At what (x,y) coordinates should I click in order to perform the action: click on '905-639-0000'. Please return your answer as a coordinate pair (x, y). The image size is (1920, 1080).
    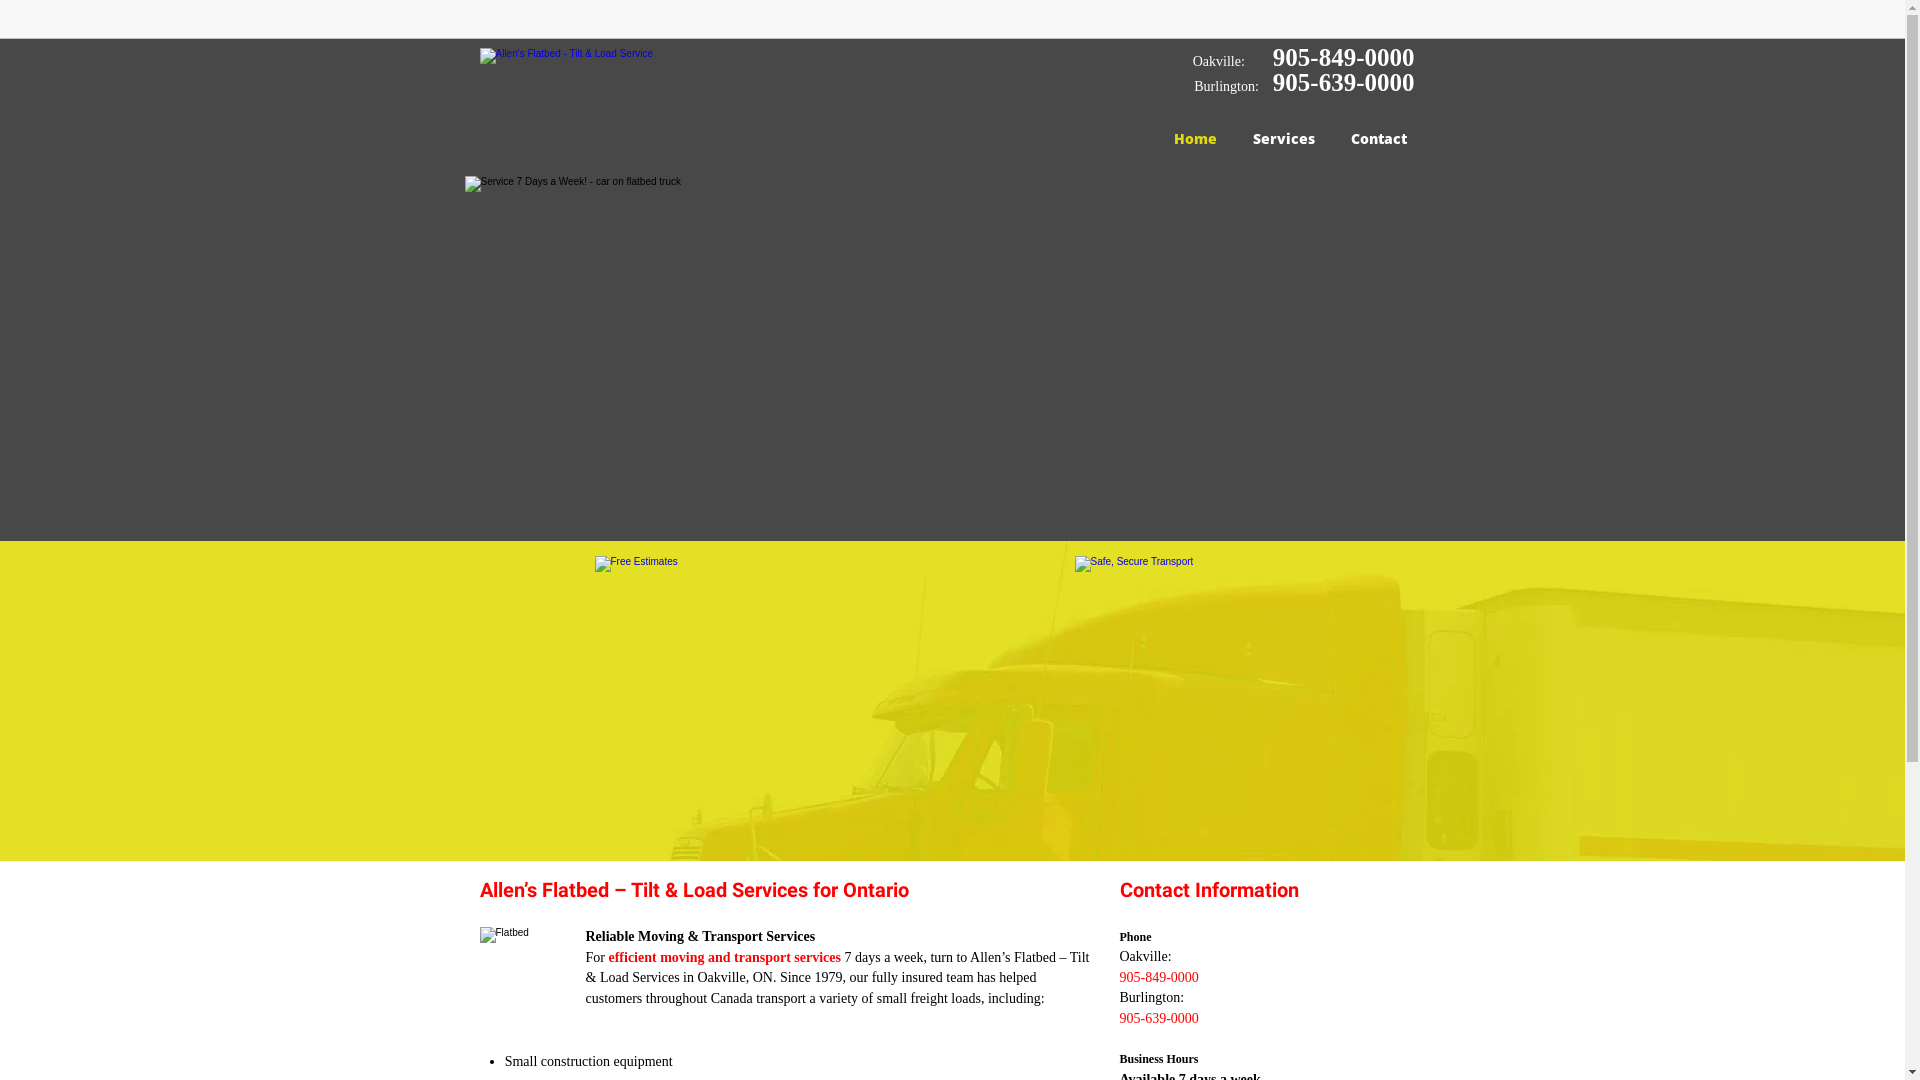
    Looking at the image, I should click on (1159, 1018).